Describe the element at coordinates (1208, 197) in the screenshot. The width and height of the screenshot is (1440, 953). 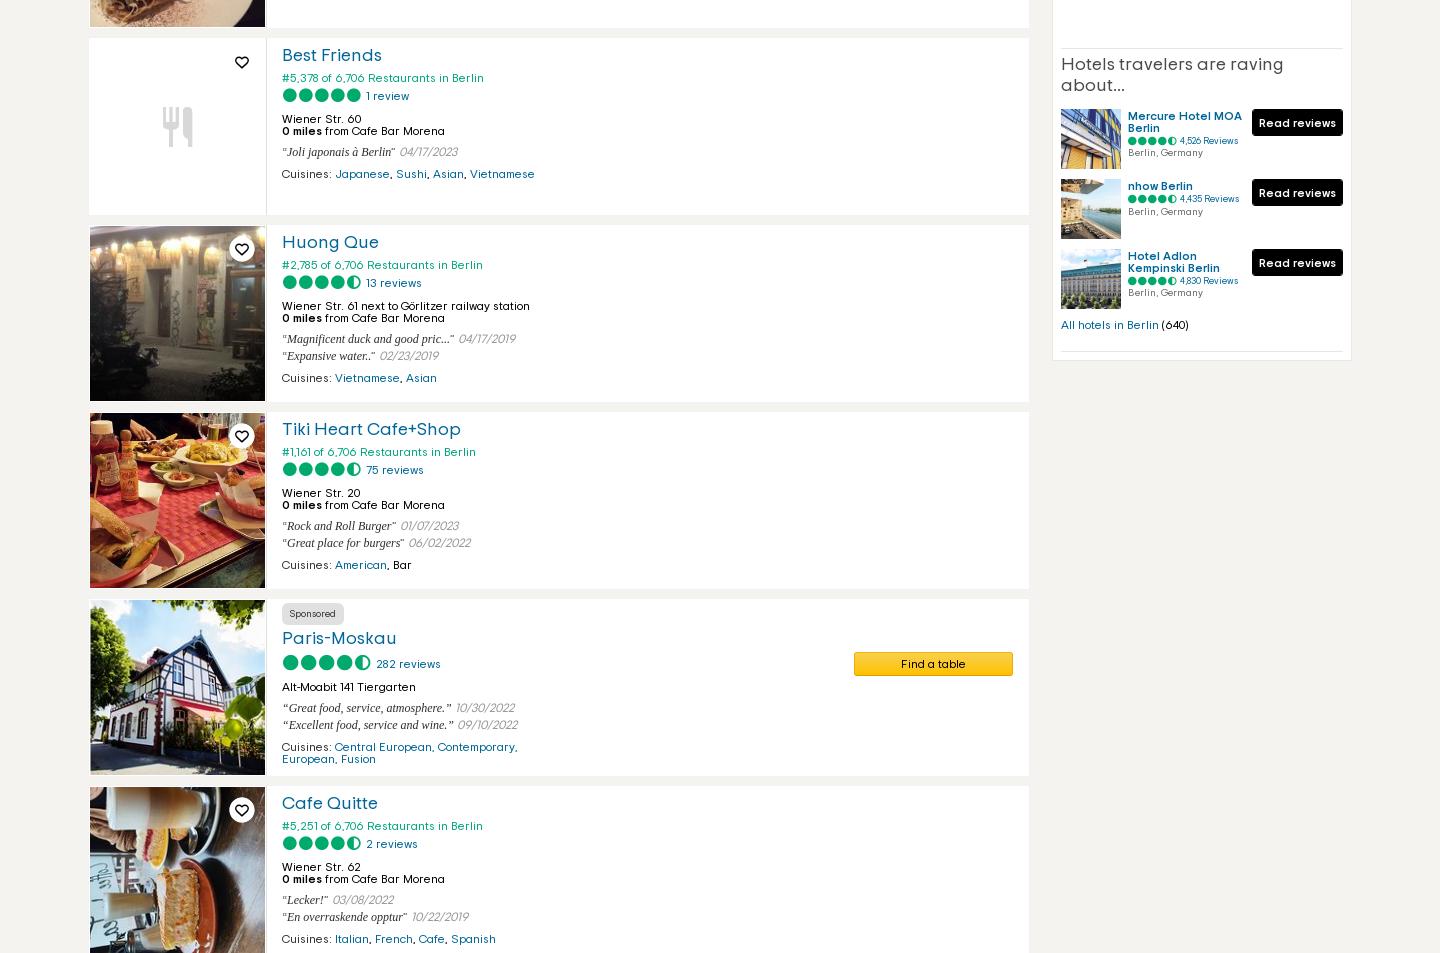
I see `'4,435 Reviews'` at that location.